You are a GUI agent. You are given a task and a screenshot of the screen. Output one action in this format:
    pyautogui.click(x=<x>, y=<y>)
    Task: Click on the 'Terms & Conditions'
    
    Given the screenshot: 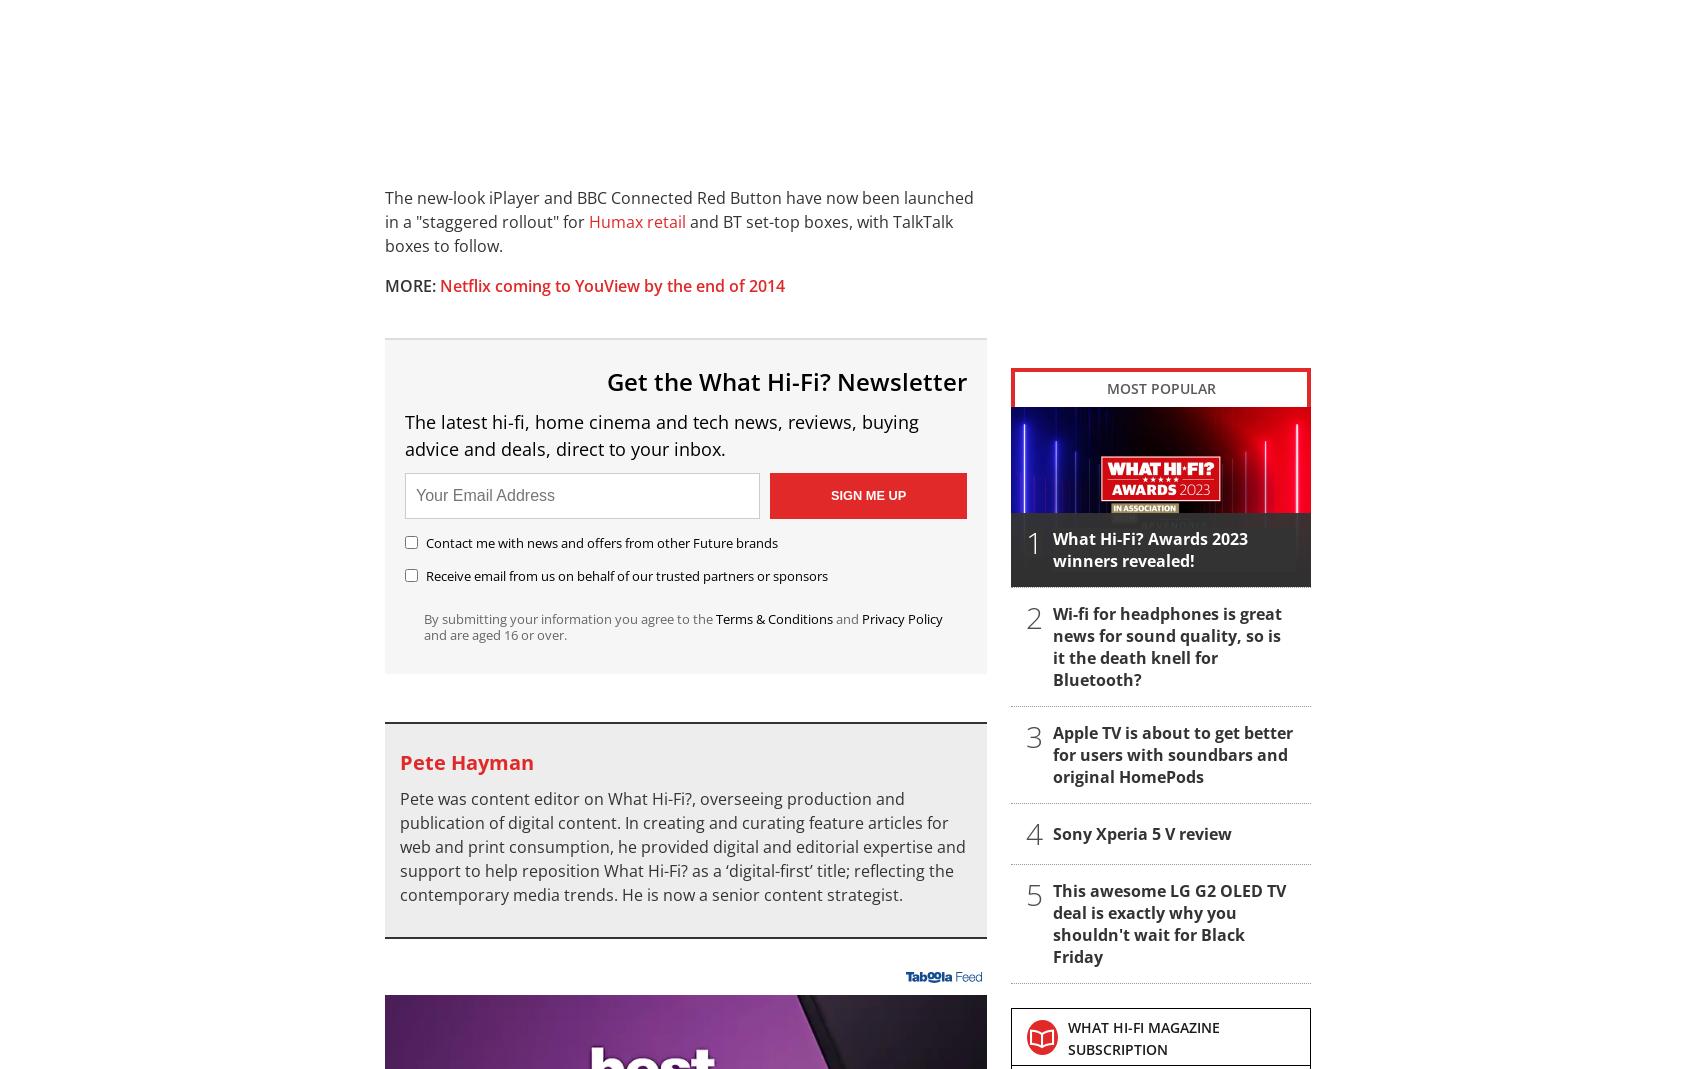 What is the action you would take?
    pyautogui.click(x=773, y=617)
    